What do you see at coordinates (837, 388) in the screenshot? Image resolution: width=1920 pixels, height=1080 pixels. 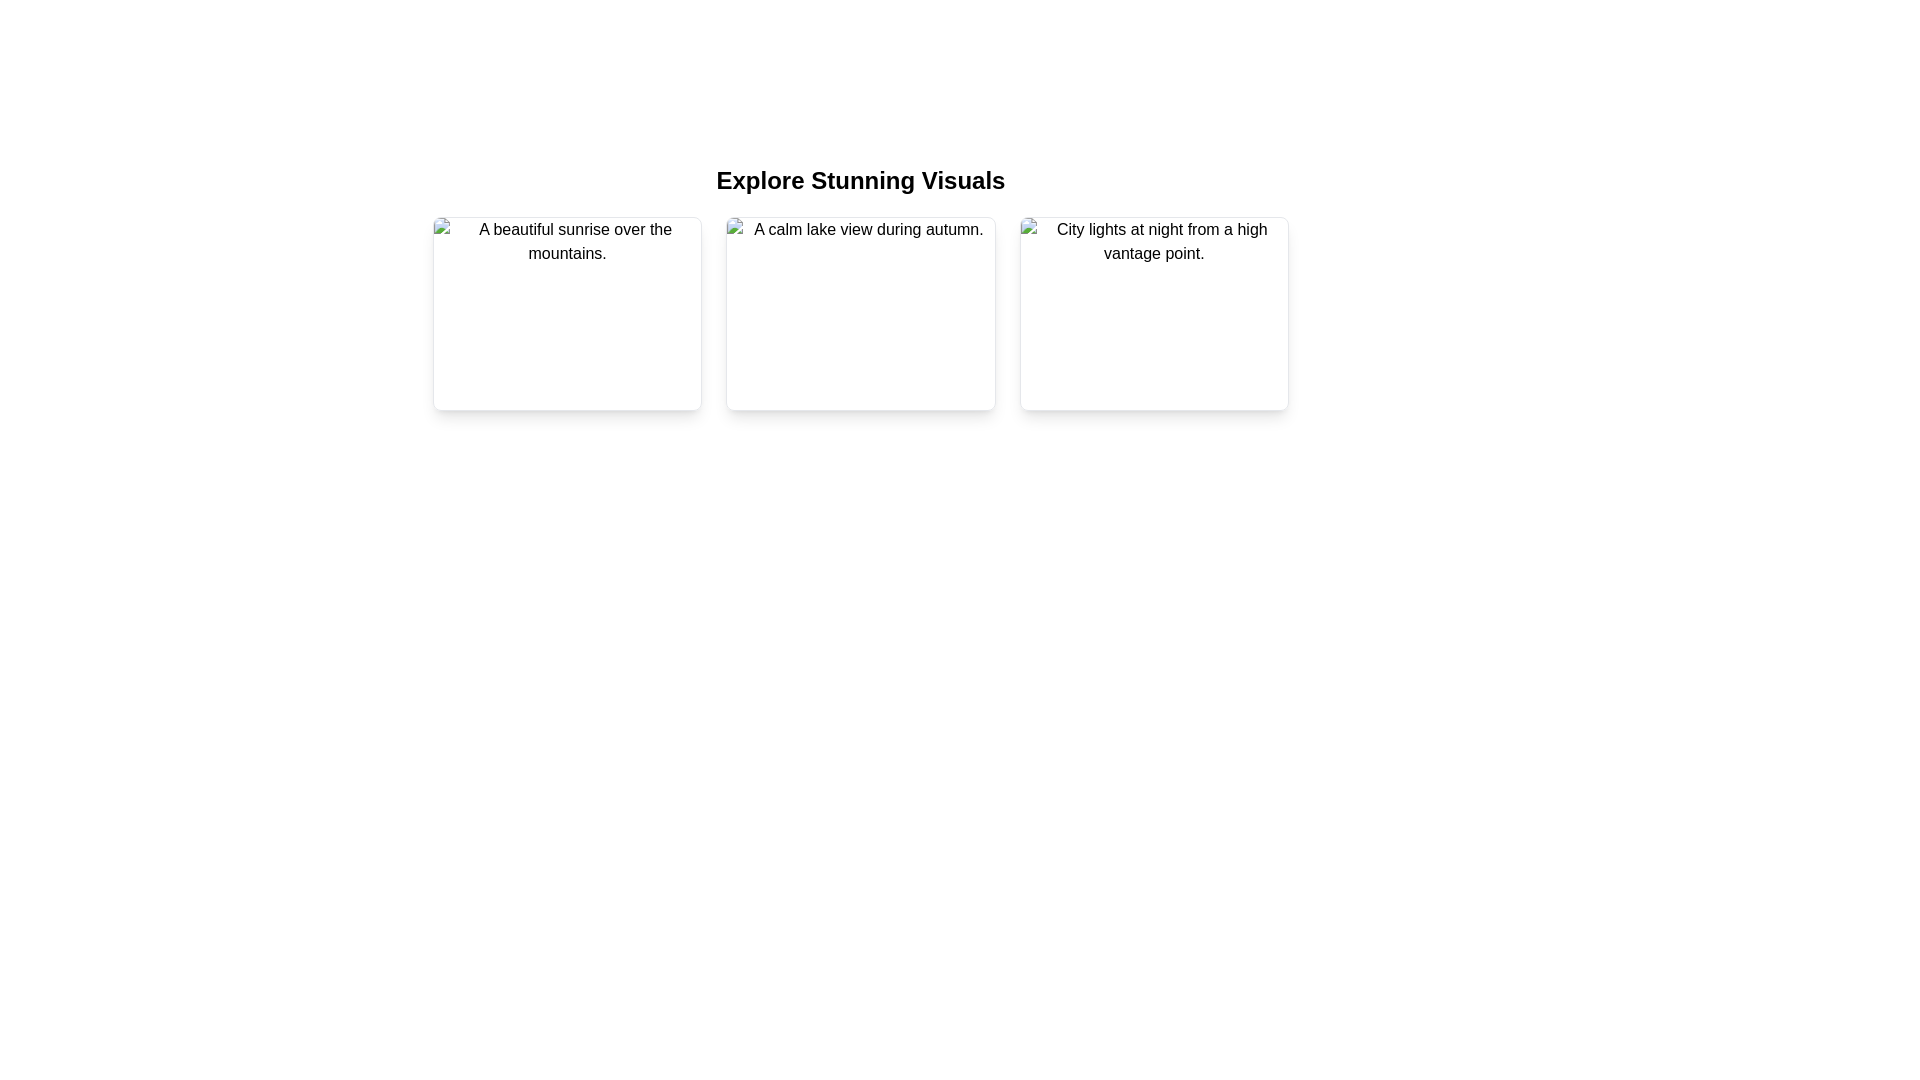 I see `the circular button with a blue outline and white background containing an information symbol, located at the bottom-center of the card labeled 'A calm lake view during autumn.'` at bounding box center [837, 388].